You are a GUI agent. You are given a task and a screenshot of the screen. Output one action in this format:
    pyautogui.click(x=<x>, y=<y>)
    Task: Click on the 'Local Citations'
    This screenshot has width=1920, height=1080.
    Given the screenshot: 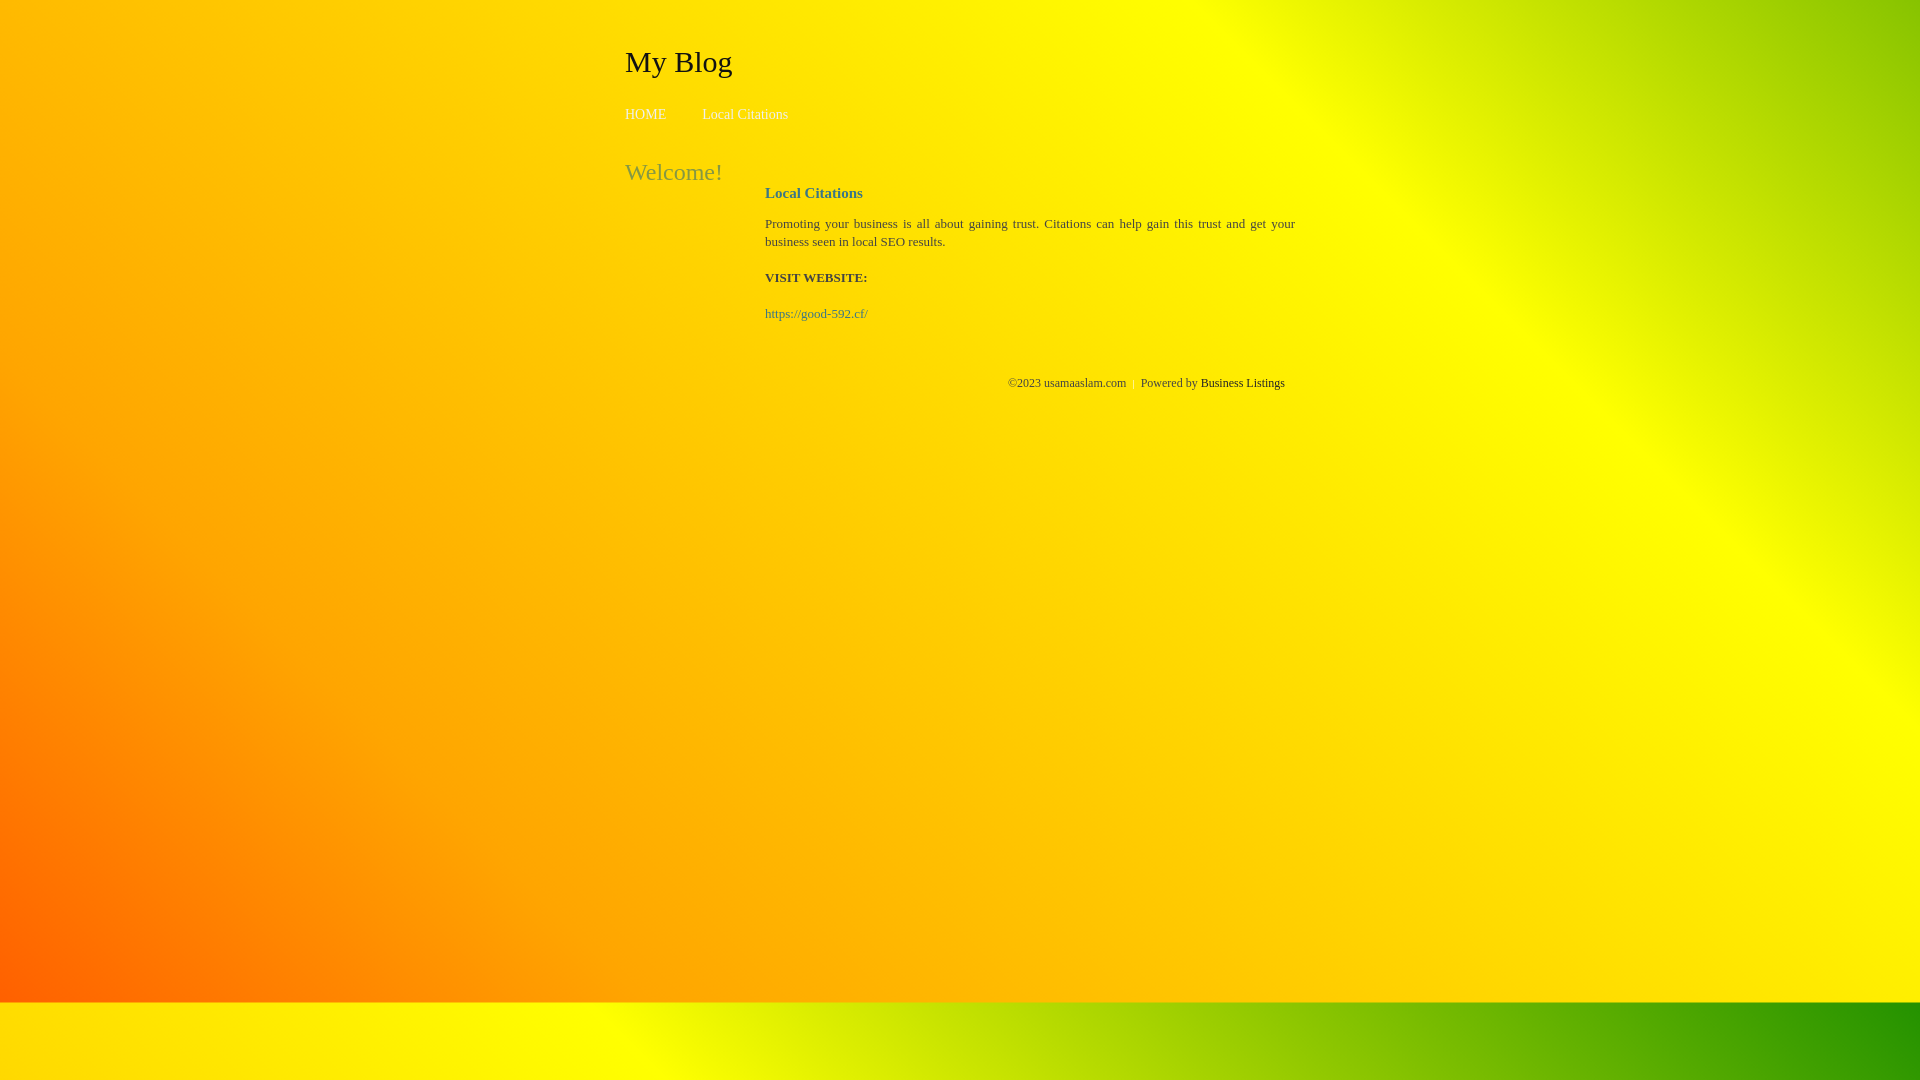 What is the action you would take?
    pyautogui.click(x=743, y=114)
    